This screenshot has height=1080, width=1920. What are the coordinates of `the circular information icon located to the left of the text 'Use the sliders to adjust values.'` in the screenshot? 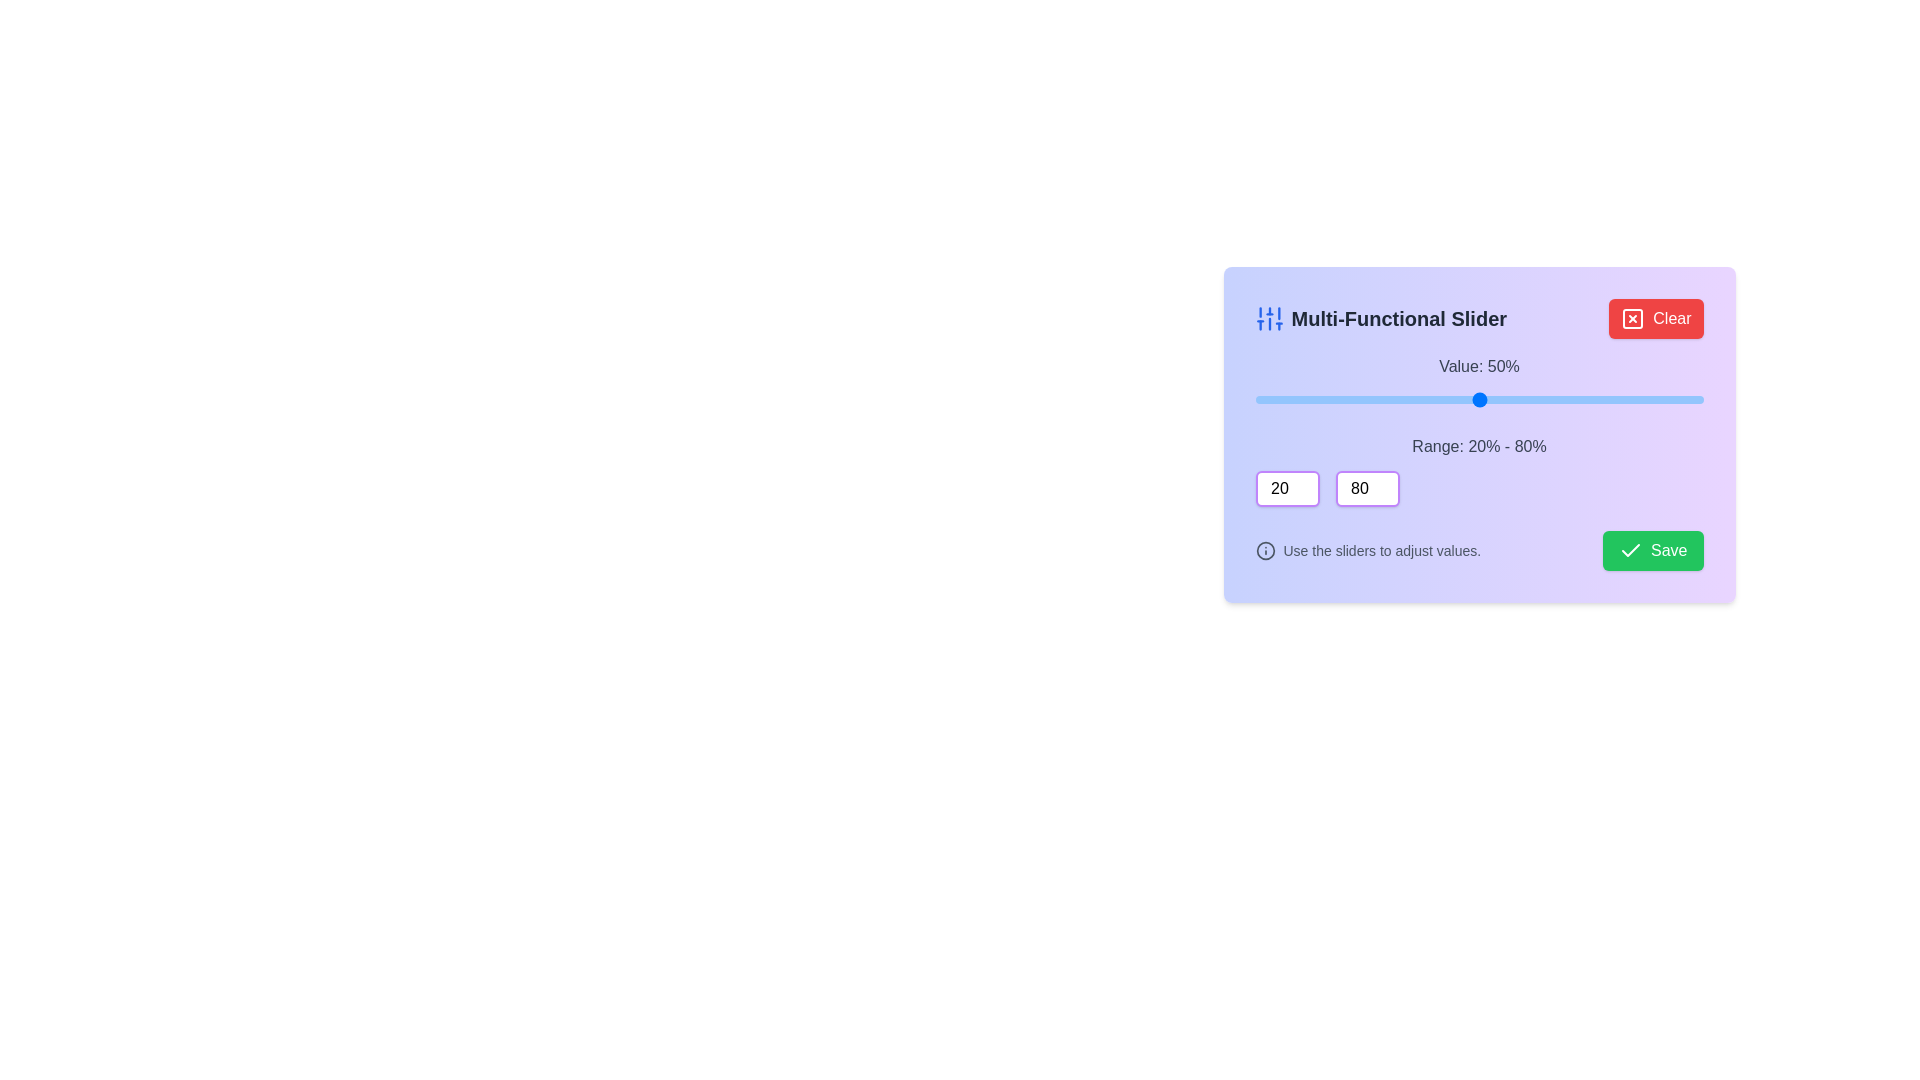 It's located at (1264, 551).